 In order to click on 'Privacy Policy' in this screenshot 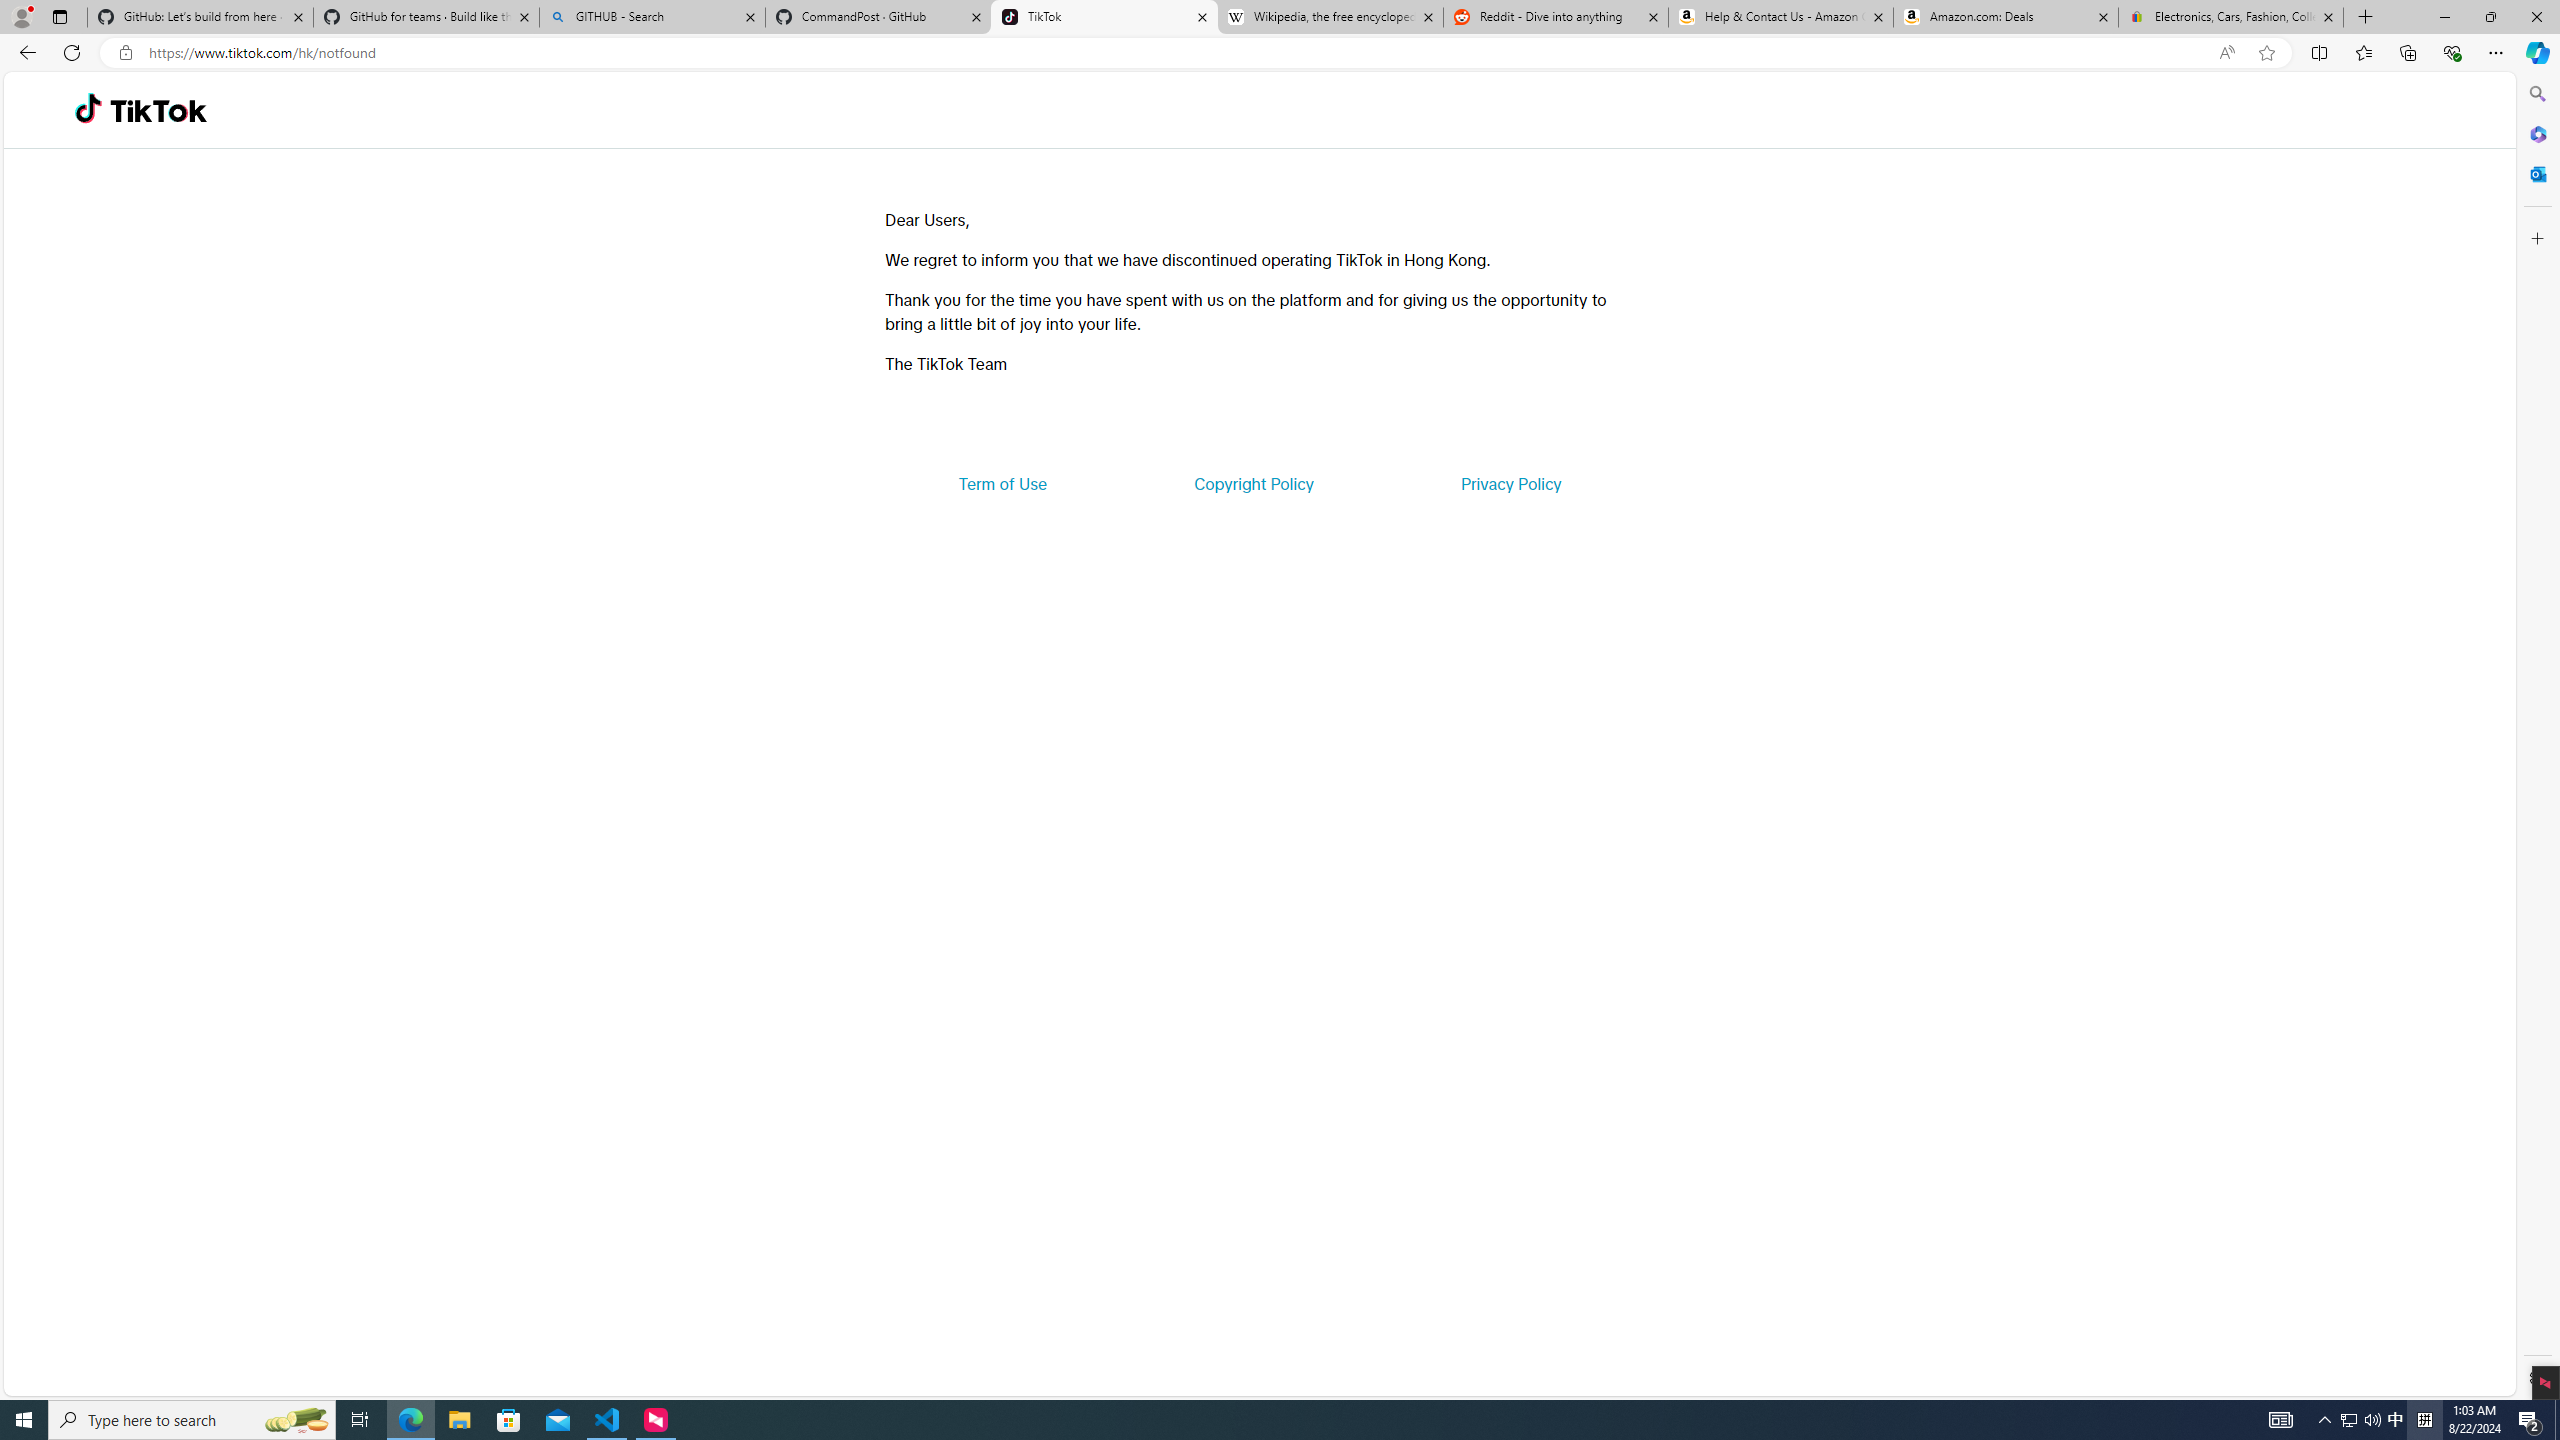, I will do `click(1509, 482)`.